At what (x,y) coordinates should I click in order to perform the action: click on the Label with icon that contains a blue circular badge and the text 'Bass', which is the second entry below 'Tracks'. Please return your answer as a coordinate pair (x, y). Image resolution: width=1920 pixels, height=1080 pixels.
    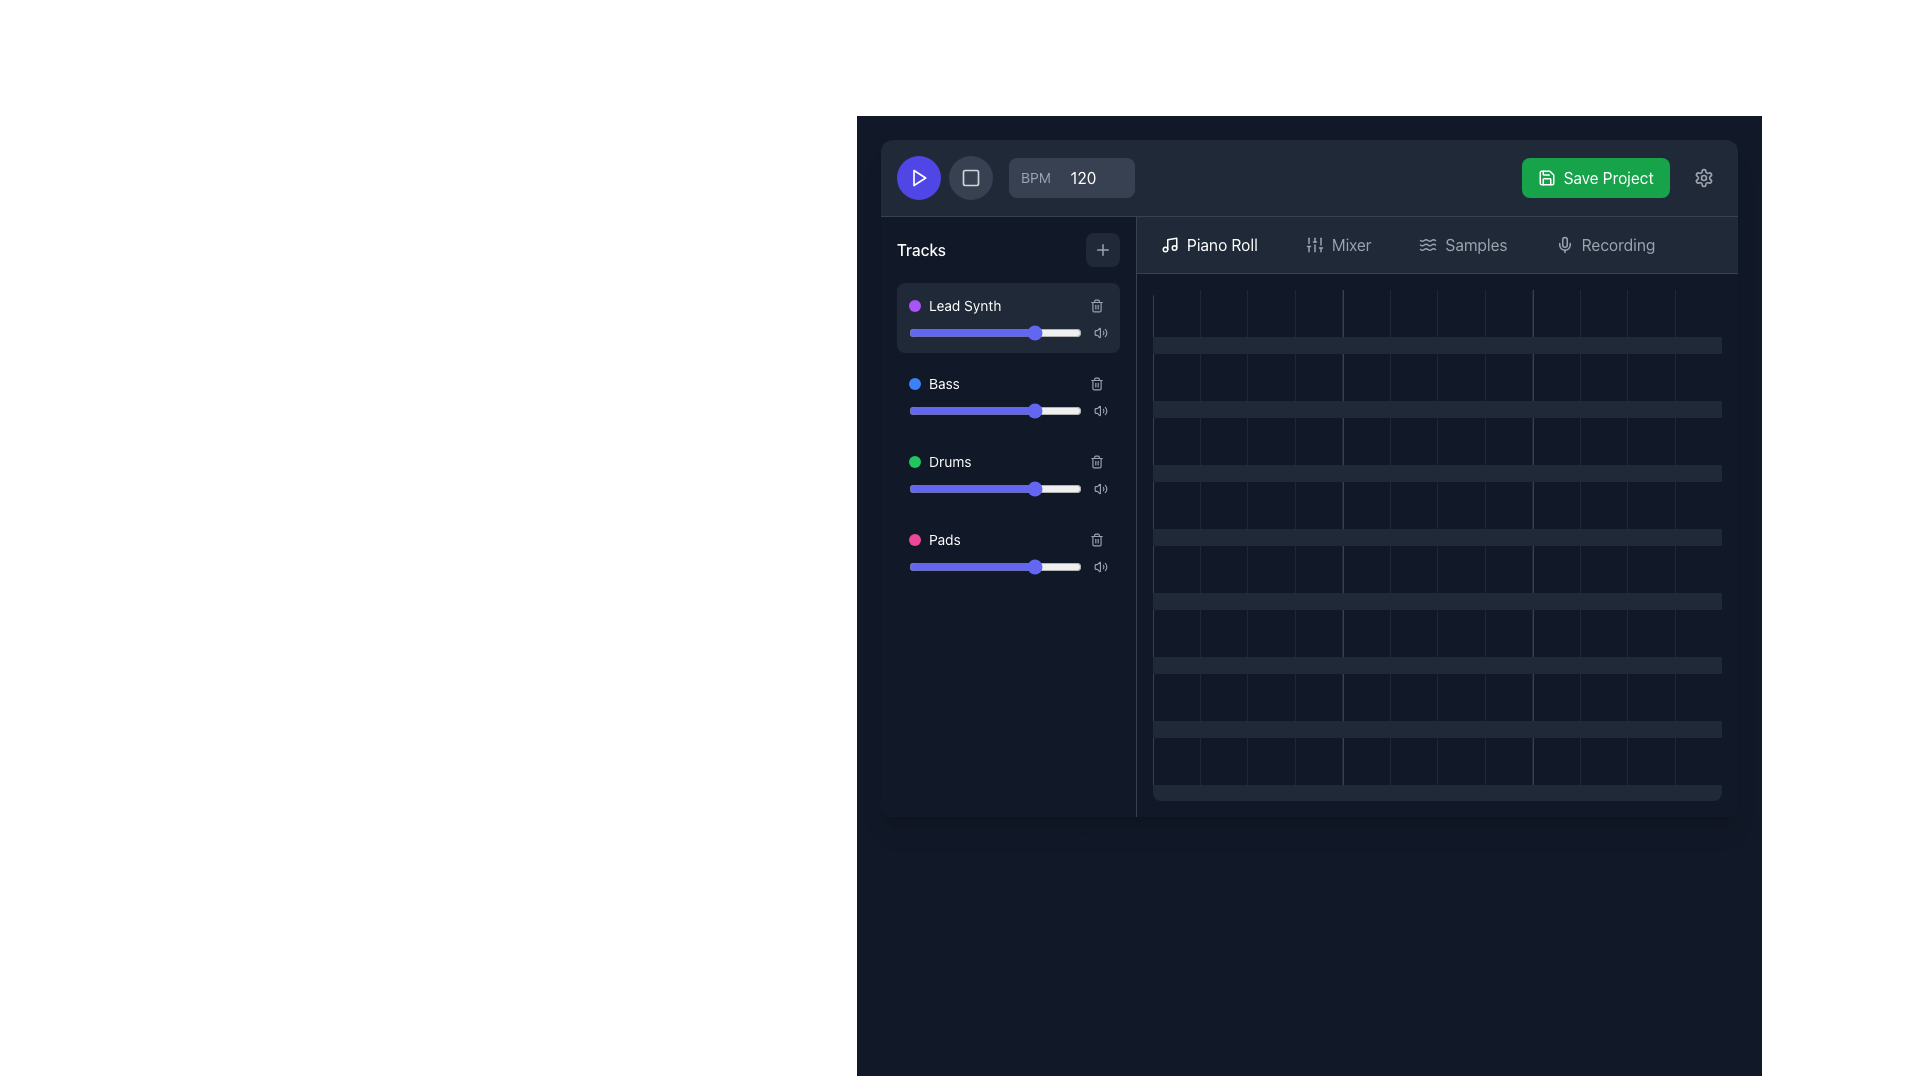
    Looking at the image, I should click on (933, 384).